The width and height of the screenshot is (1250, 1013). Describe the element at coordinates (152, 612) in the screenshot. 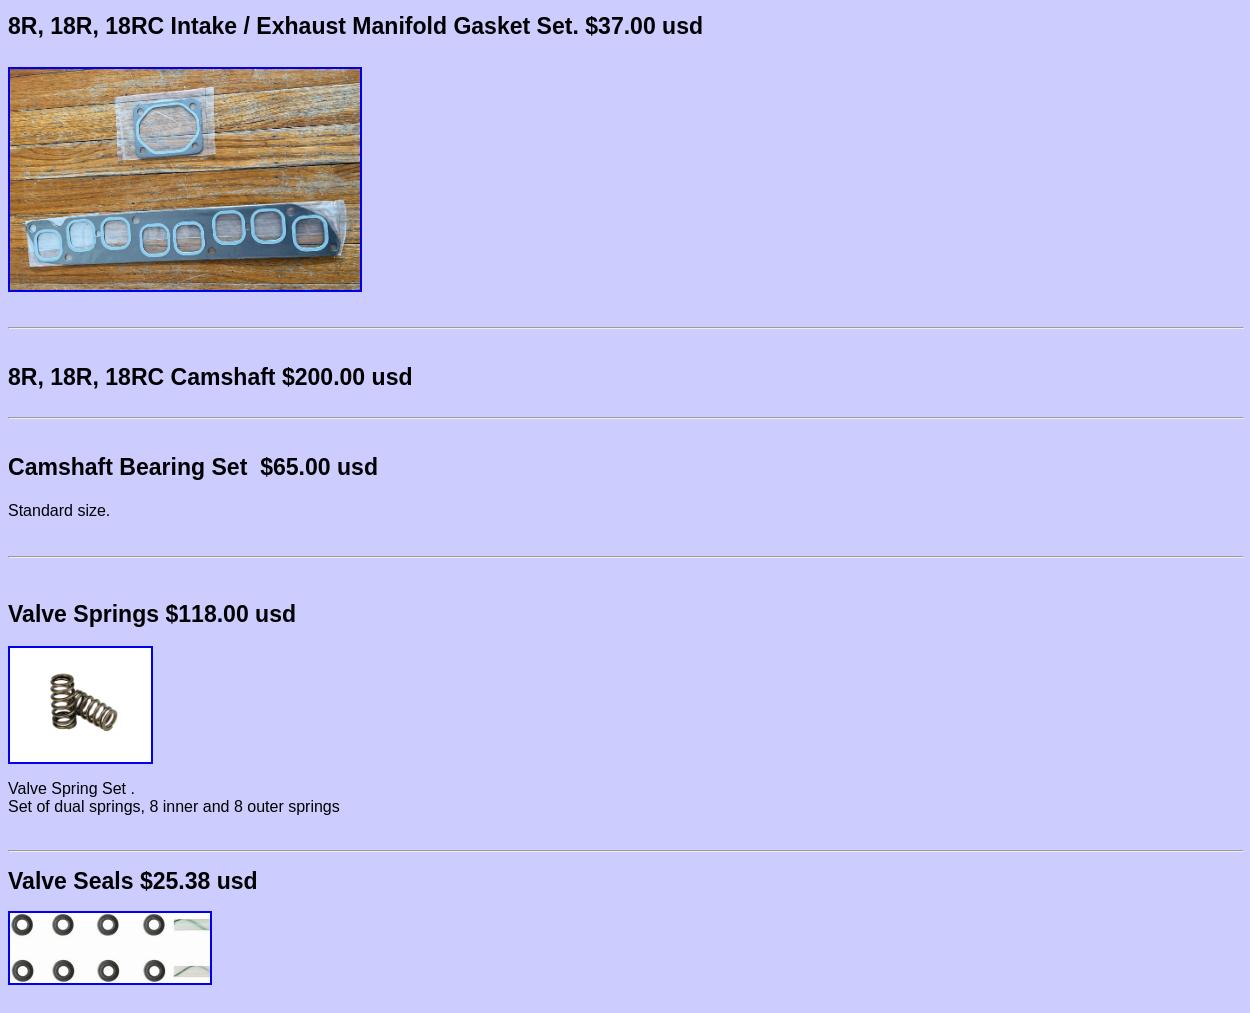

I see `'Valve Springs $118.00 usd'` at that location.